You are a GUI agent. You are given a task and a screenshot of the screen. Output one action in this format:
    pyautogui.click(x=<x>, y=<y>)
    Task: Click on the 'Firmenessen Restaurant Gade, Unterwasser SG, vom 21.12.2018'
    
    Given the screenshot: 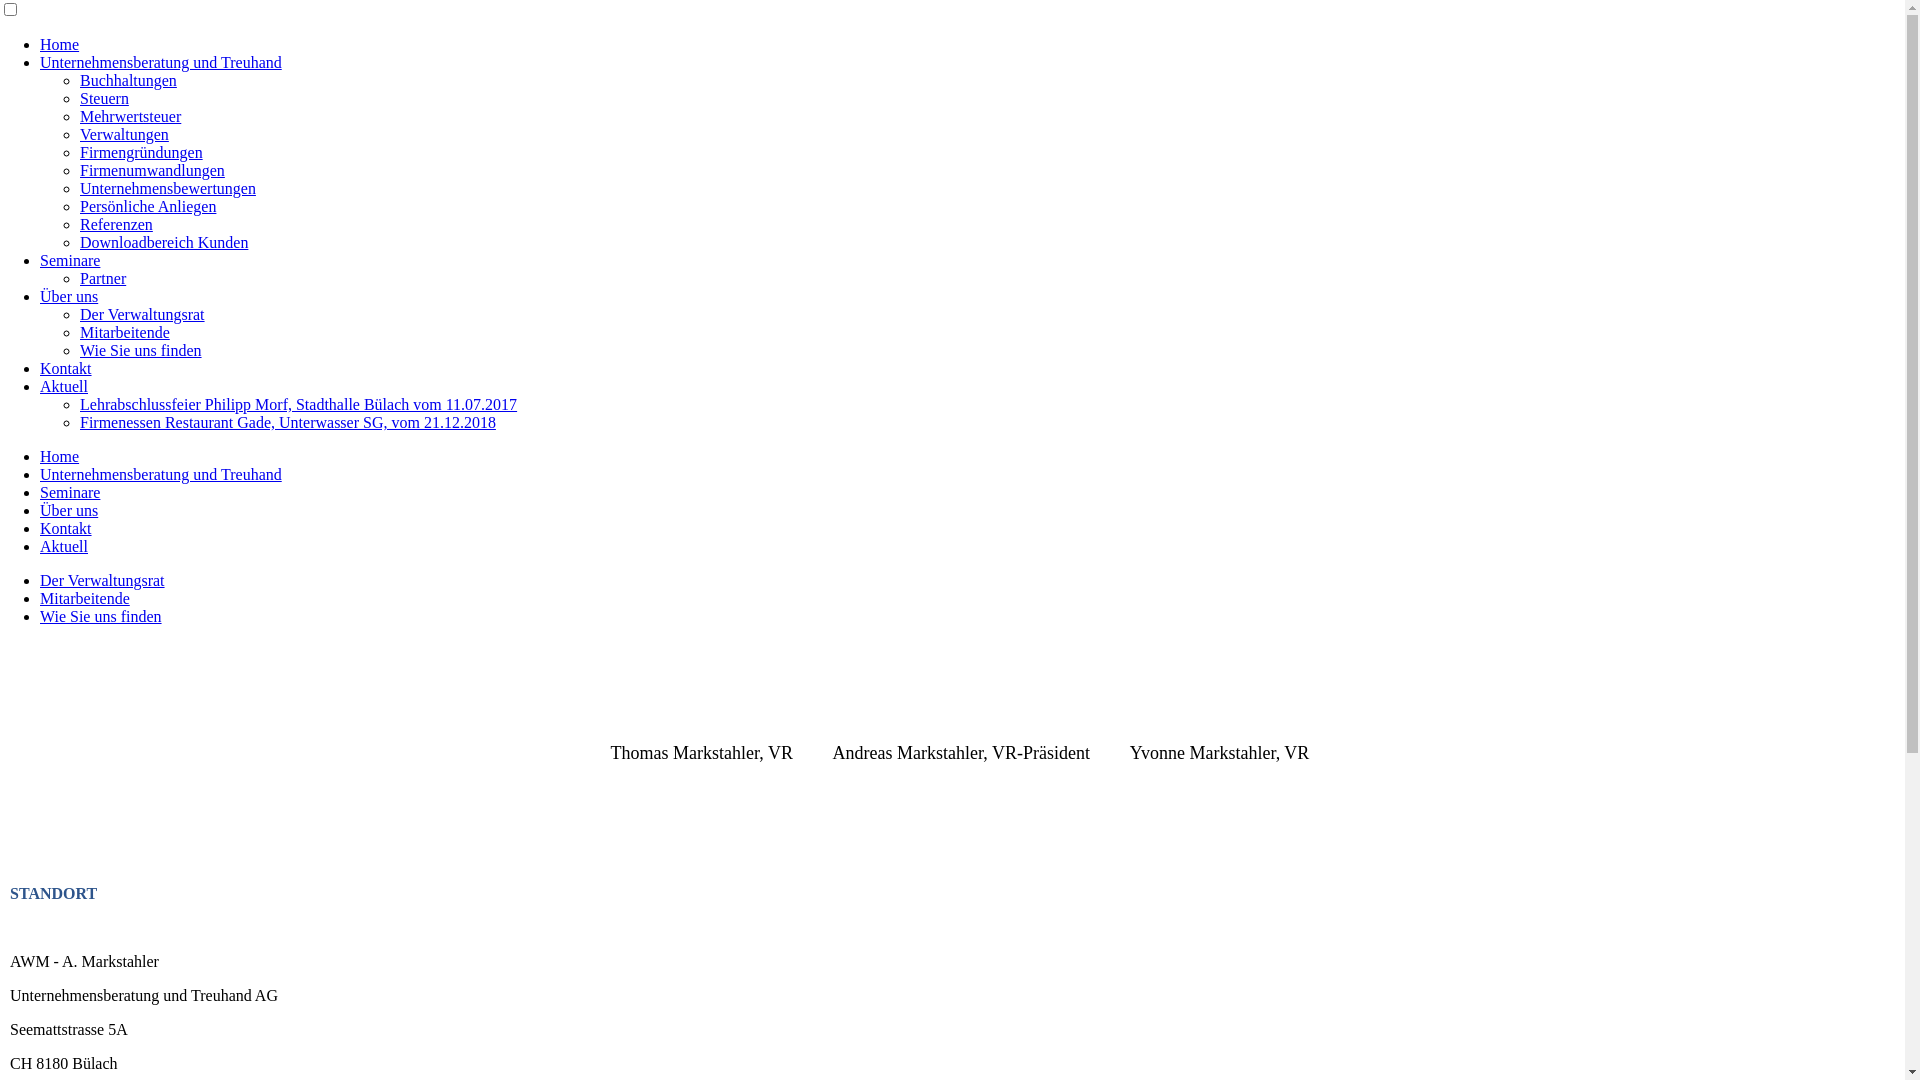 What is the action you would take?
    pyautogui.click(x=287, y=421)
    